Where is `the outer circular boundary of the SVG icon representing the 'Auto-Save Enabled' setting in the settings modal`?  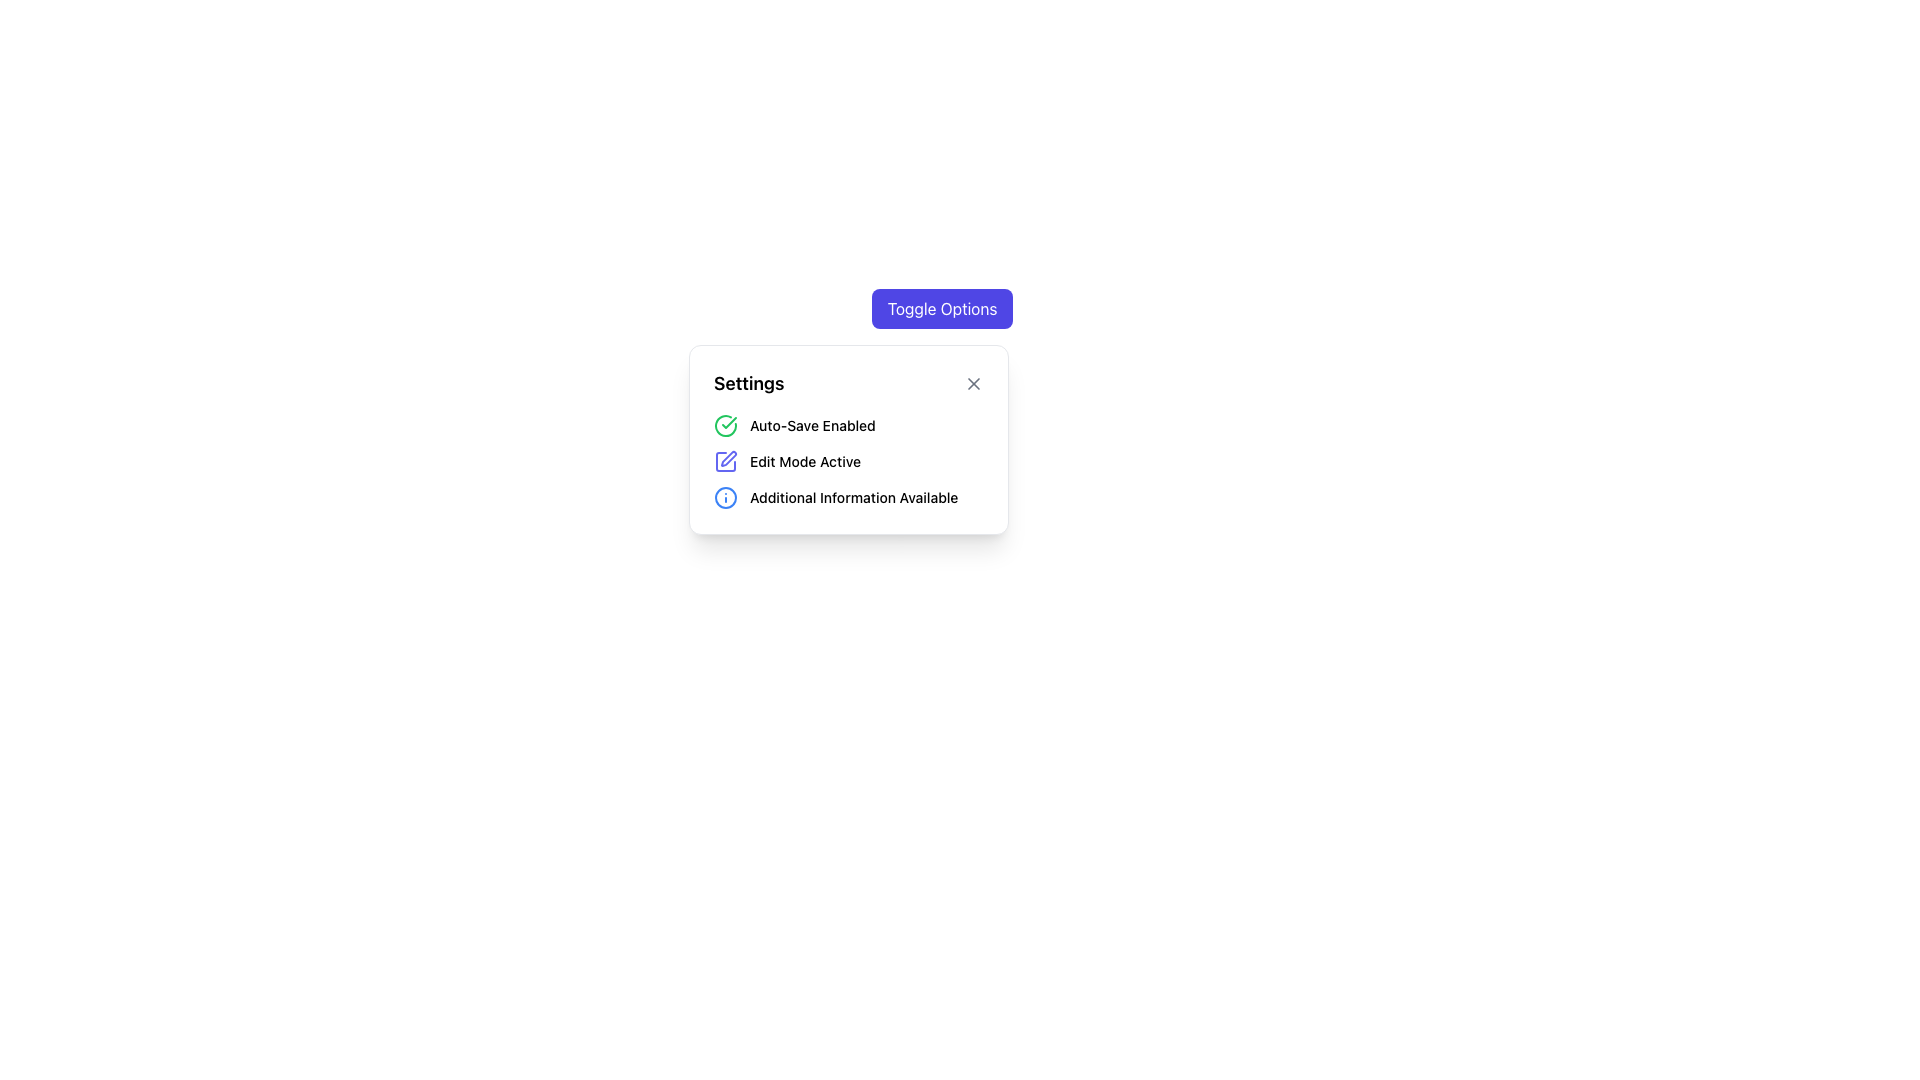 the outer circular boundary of the SVG icon representing the 'Auto-Save Enabled' setting in the settings modal is located at coordinates (724, 424).